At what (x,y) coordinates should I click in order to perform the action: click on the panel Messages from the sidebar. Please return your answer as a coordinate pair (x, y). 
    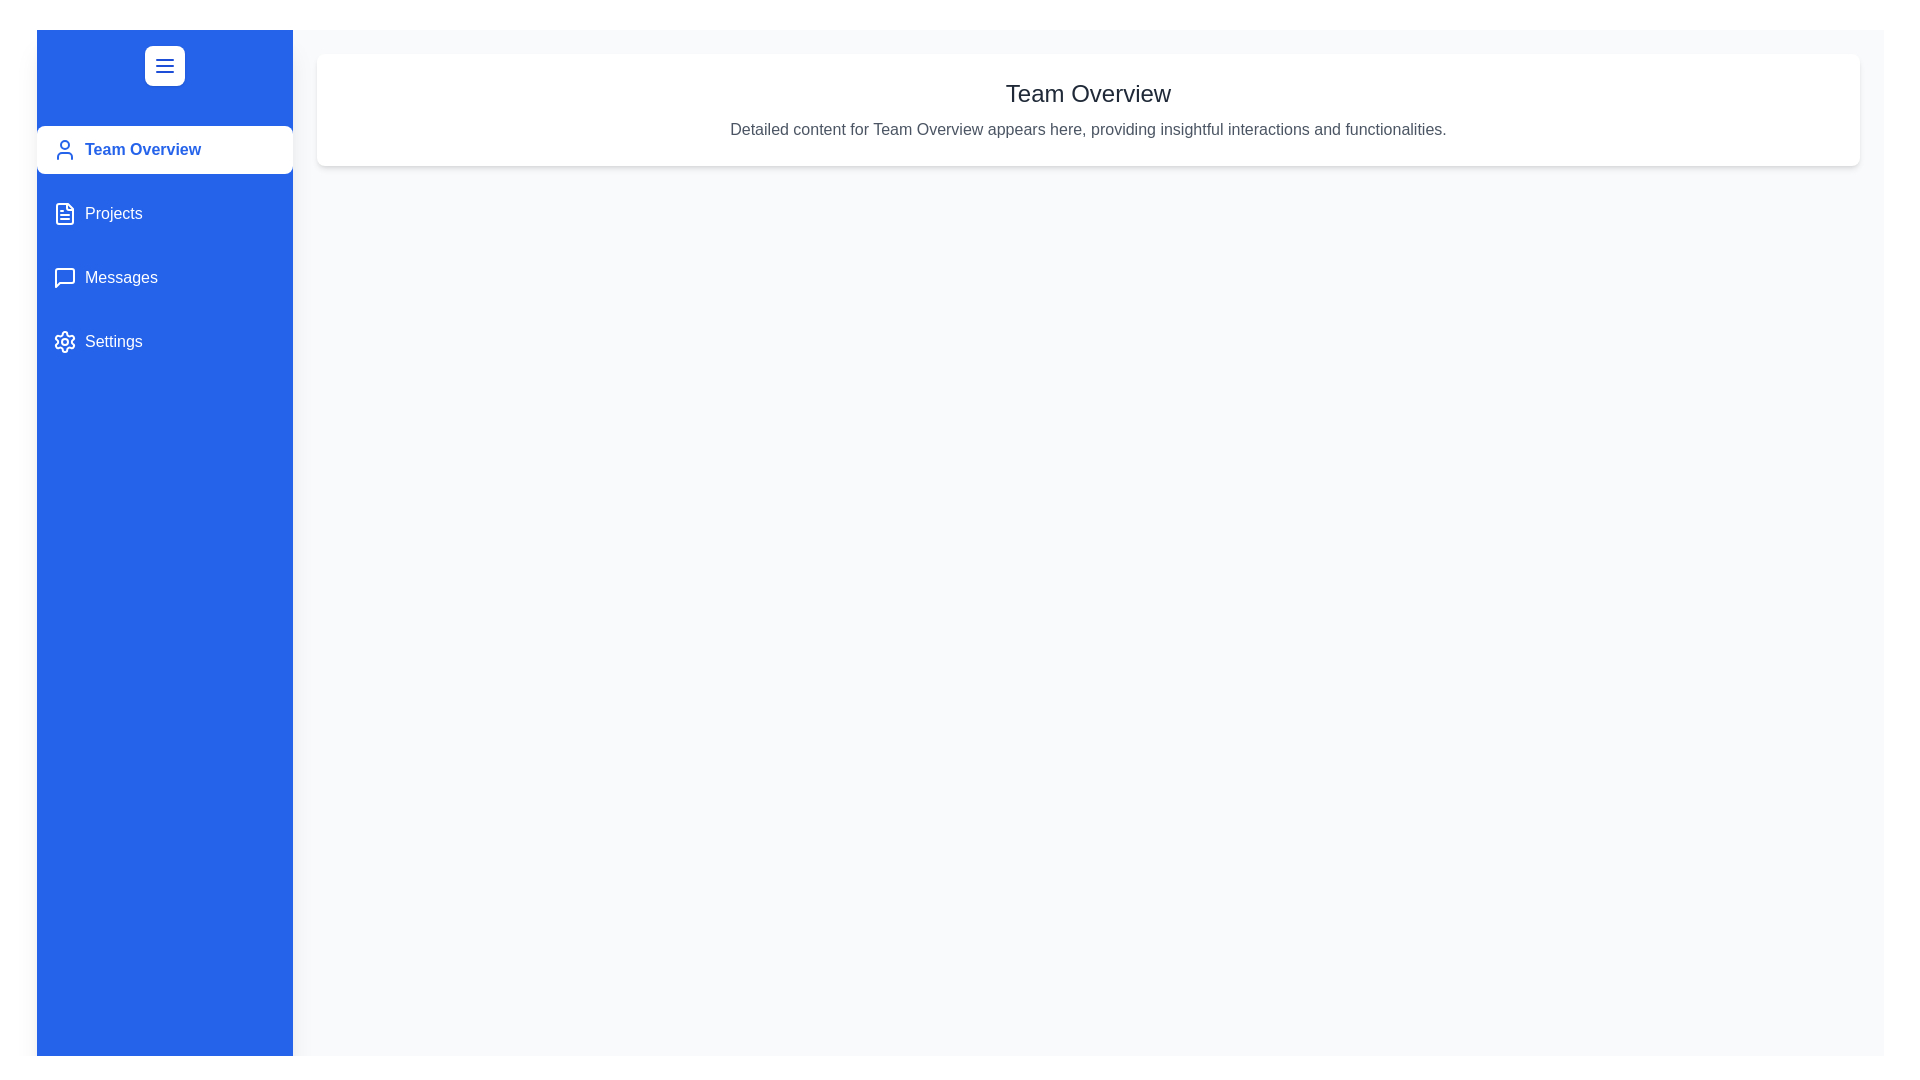
    Looking at the image, I should click on (164, 277).